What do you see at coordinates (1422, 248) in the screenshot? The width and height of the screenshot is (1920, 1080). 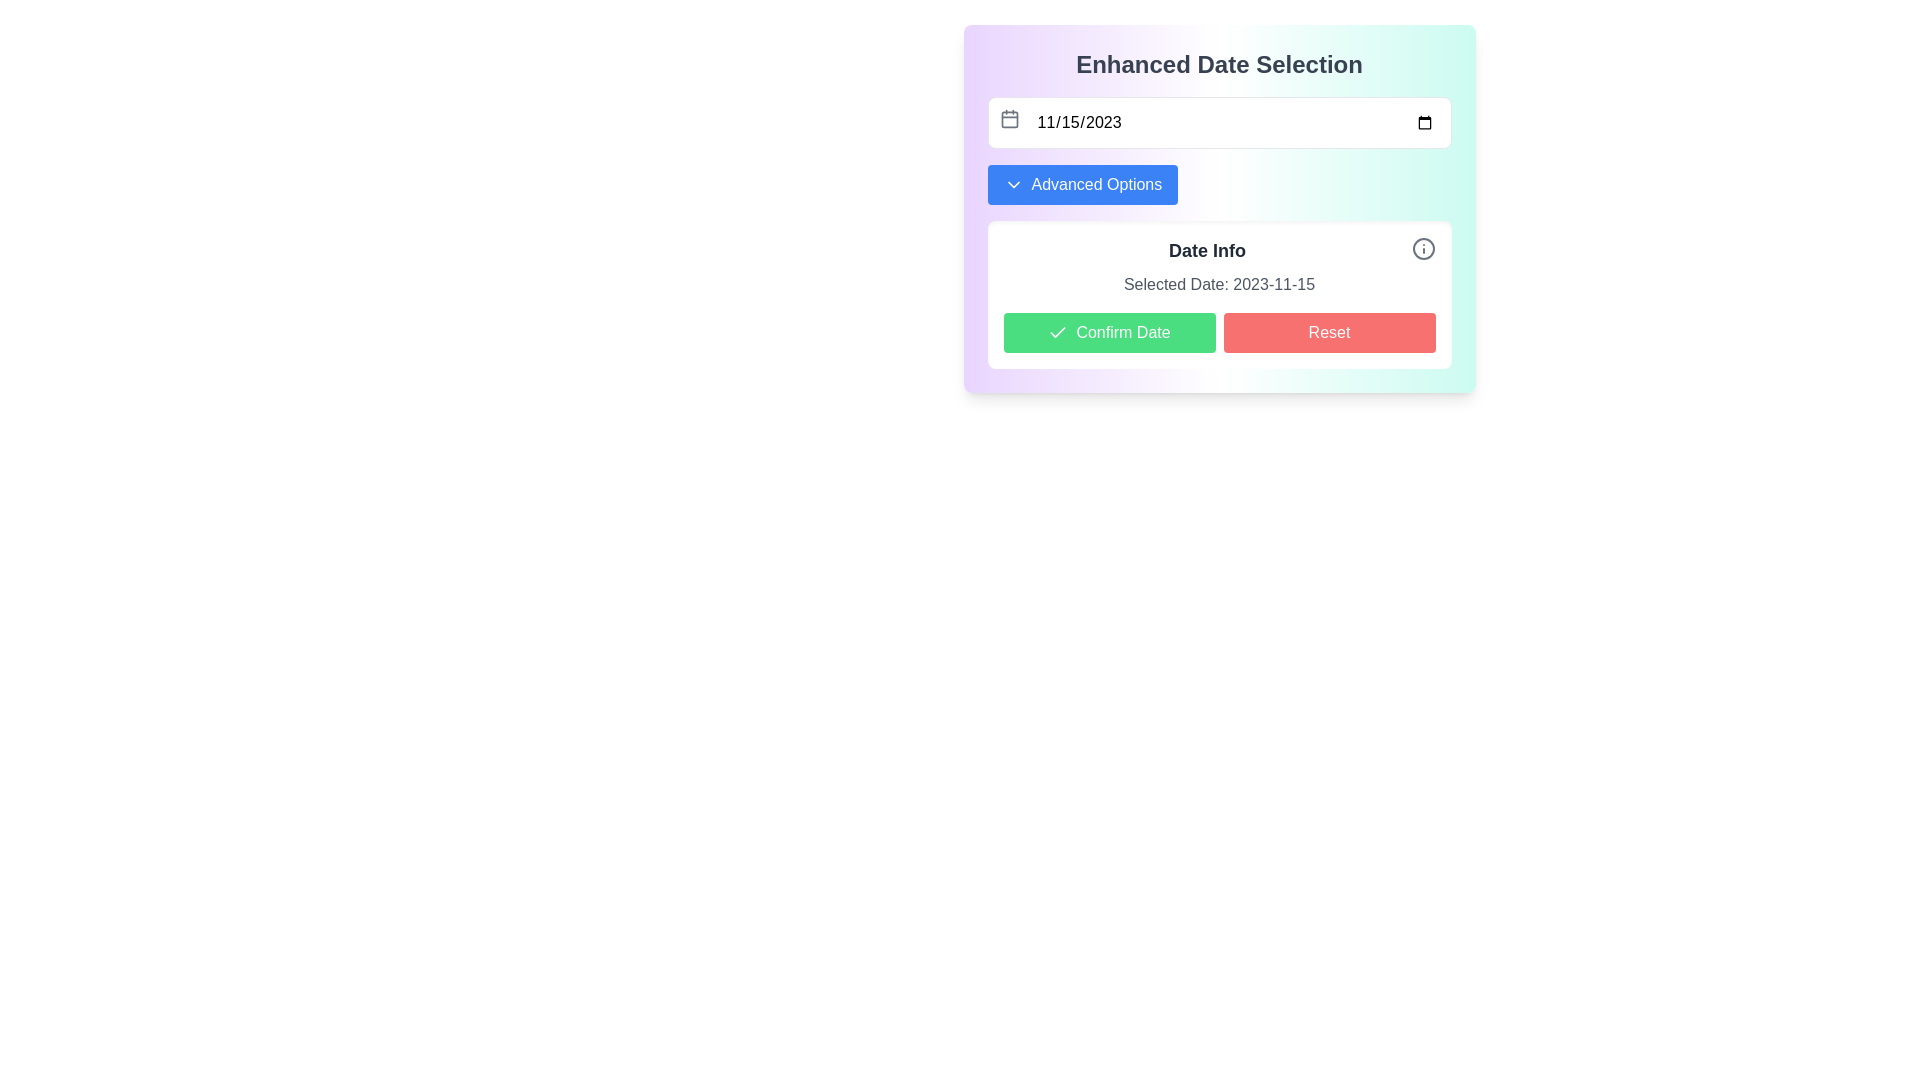 I see `the SVG circle located at the top-right corner of the 'Date Info' section, which symbolizes action or status` at bounding box center [1422, 248].